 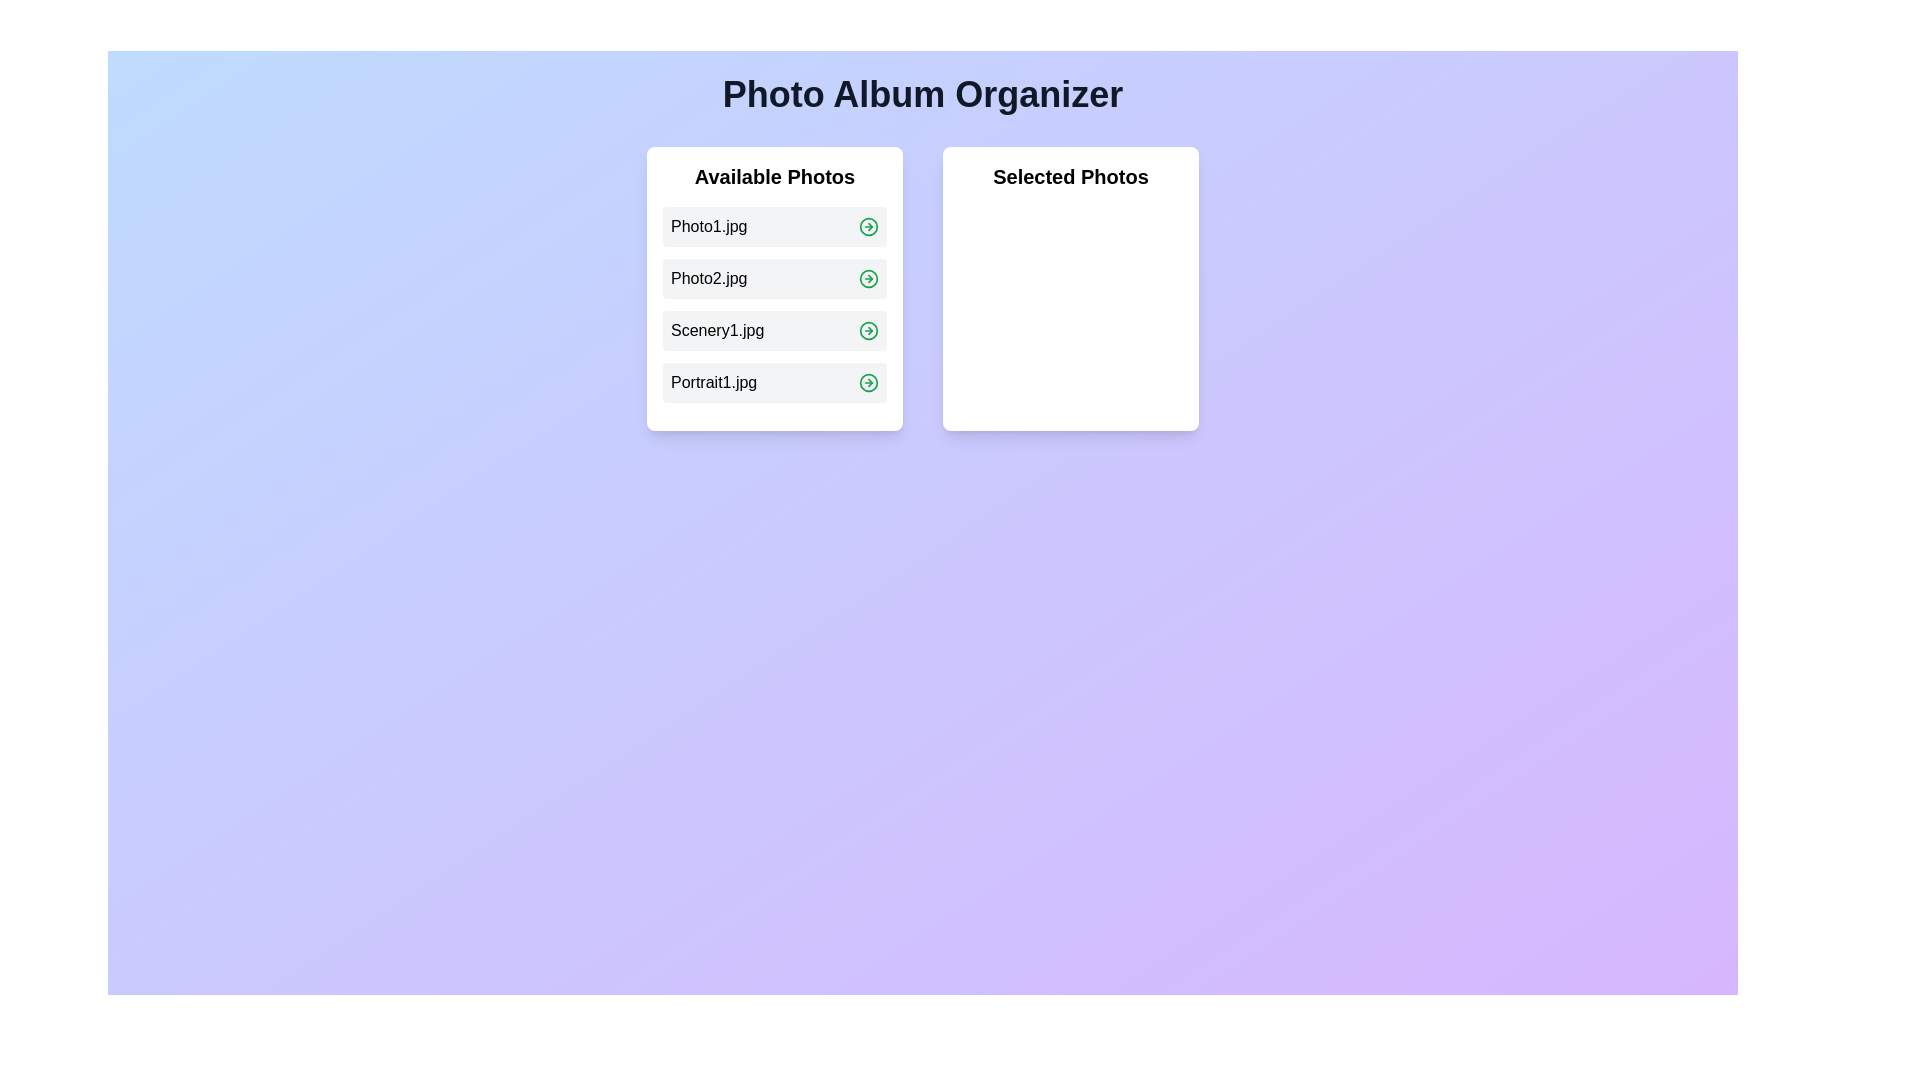 What do you see at coordinates (868, 226) in the screenshot?
I see `the green arrow icon next to the photo named Photo1.jpg to move it to the 'Selected Photos' list` at bounding box center [868, 226].